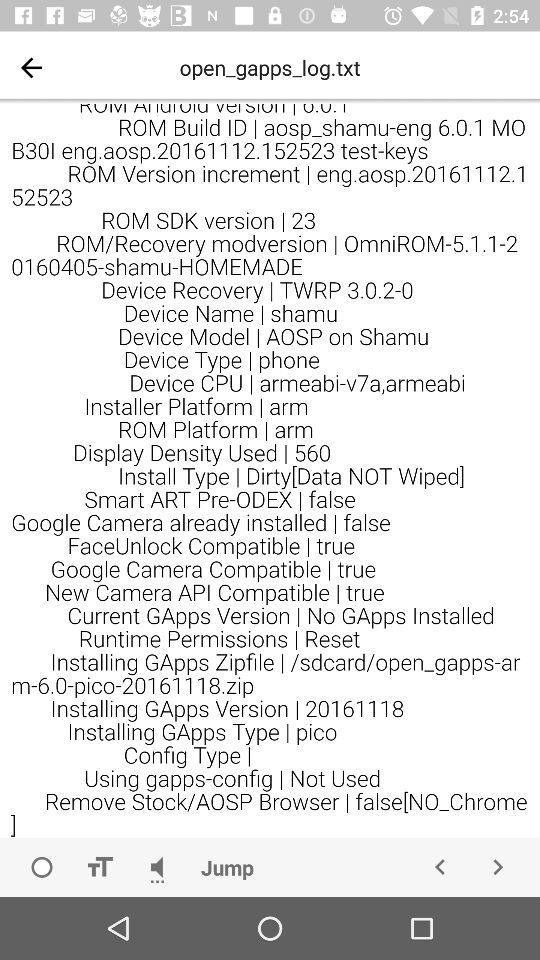  What do you see at coordinates (496, 866) in the screenshot?
I see `forward button` at bounding box center [496, 866].